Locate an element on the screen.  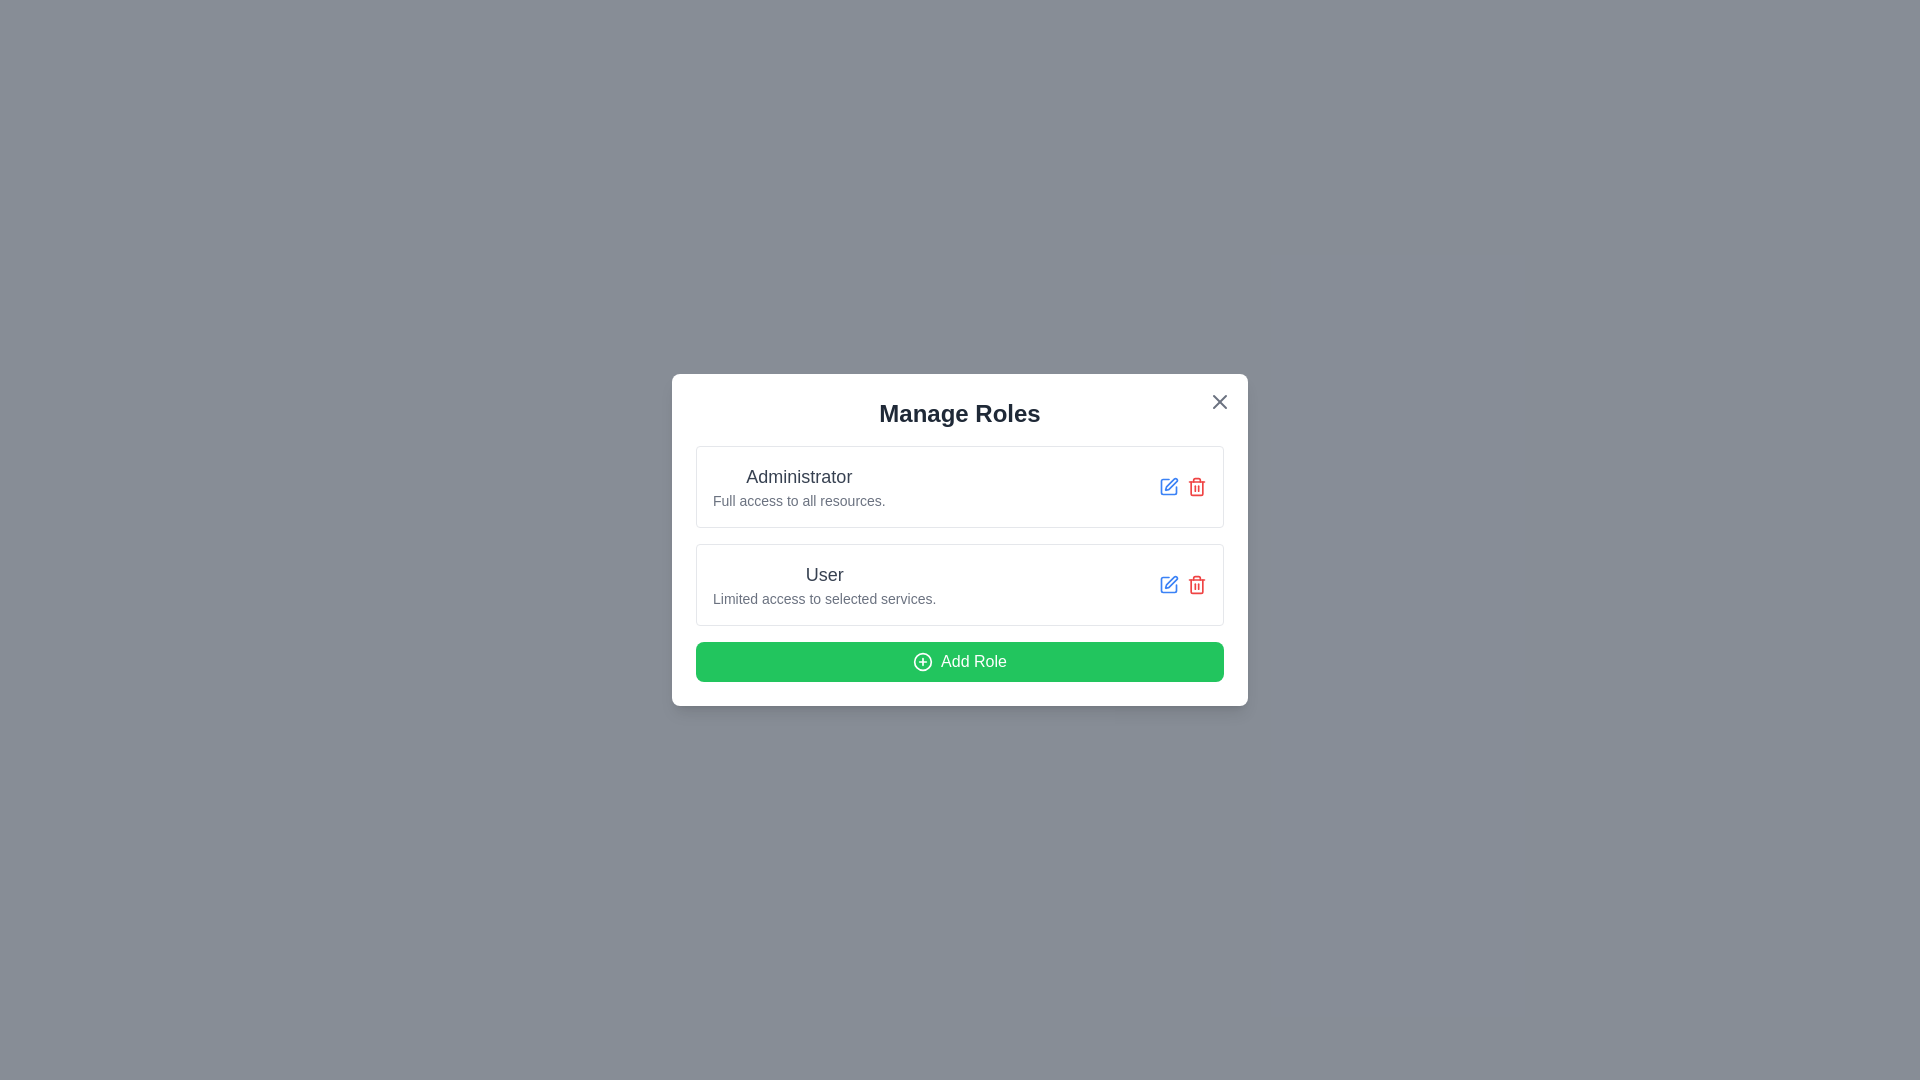
the label displaying 'Administrator' with the description 'Full access to all resources.' in the 'Manage Roles' dialog box is located at coordinates (798, 486).